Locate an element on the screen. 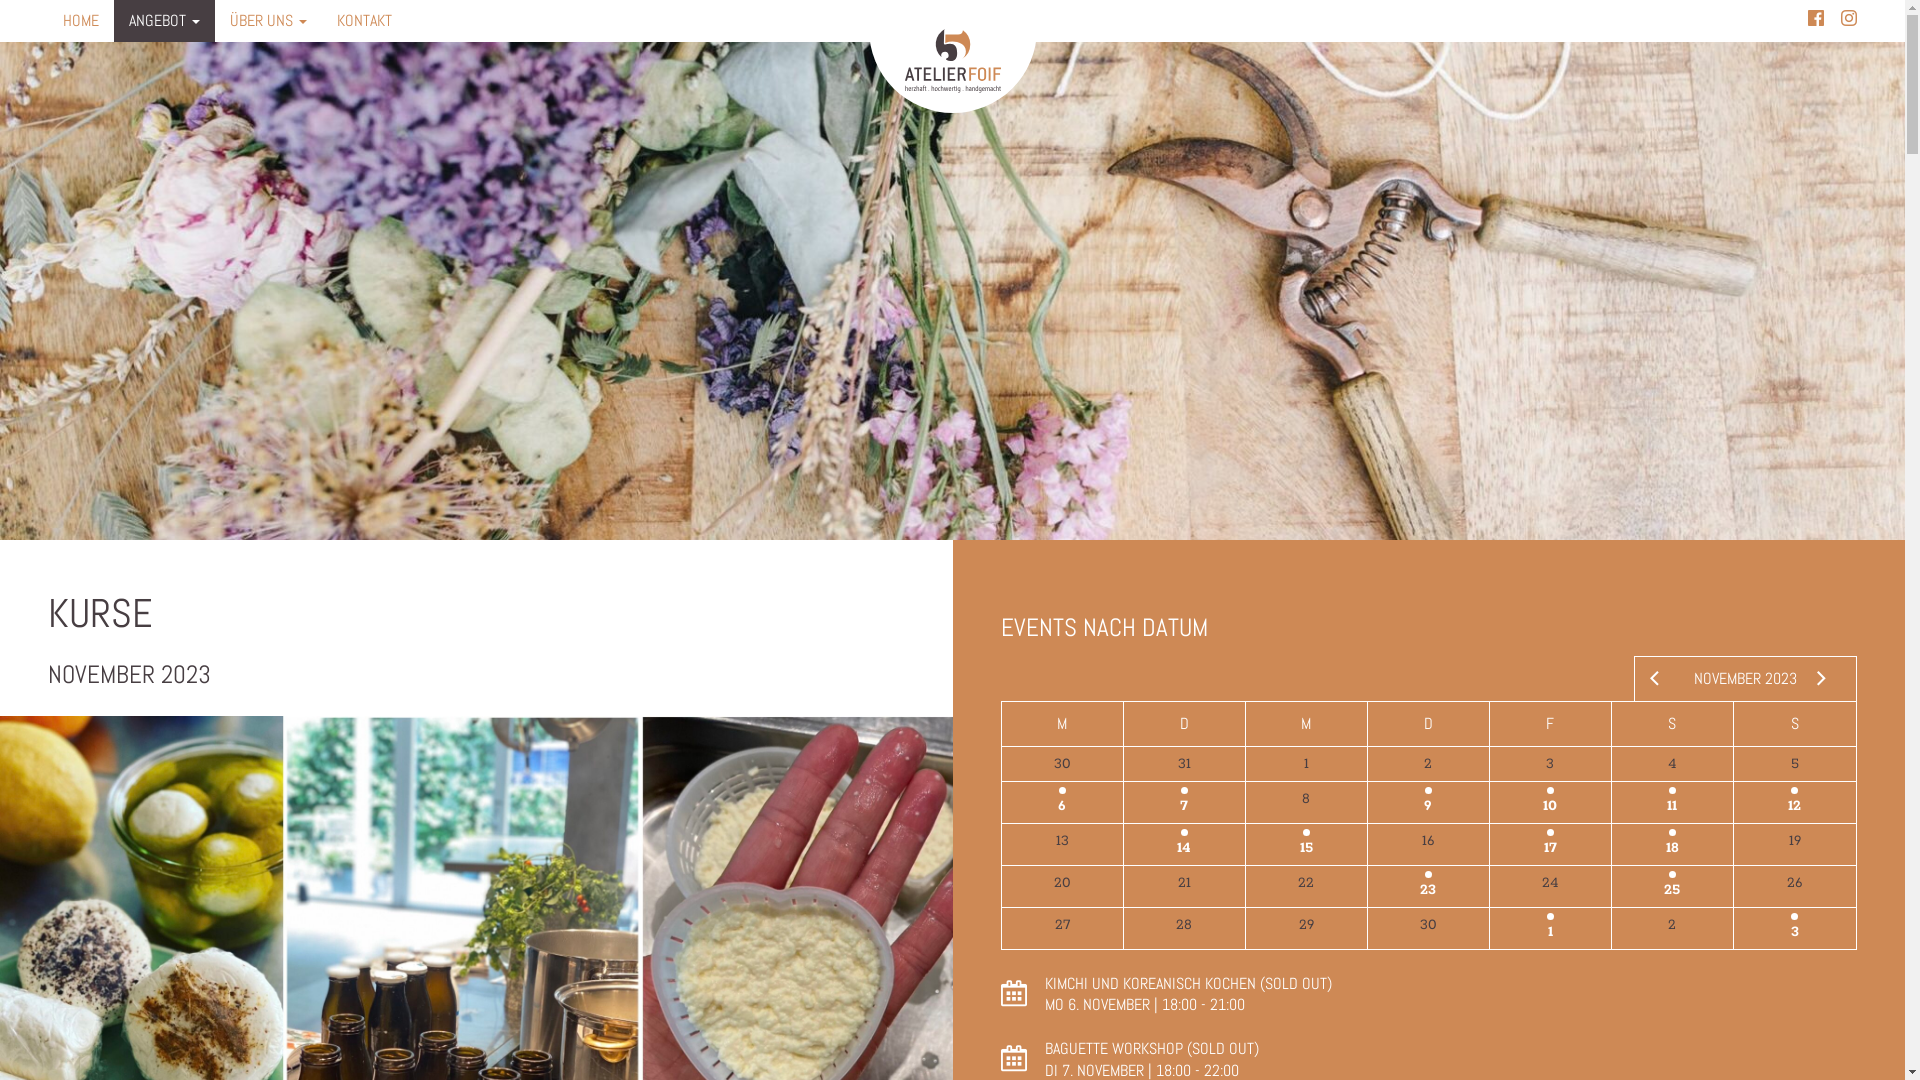  '1 VERANSTALTUNG, is located at coordinates (1427, 801).